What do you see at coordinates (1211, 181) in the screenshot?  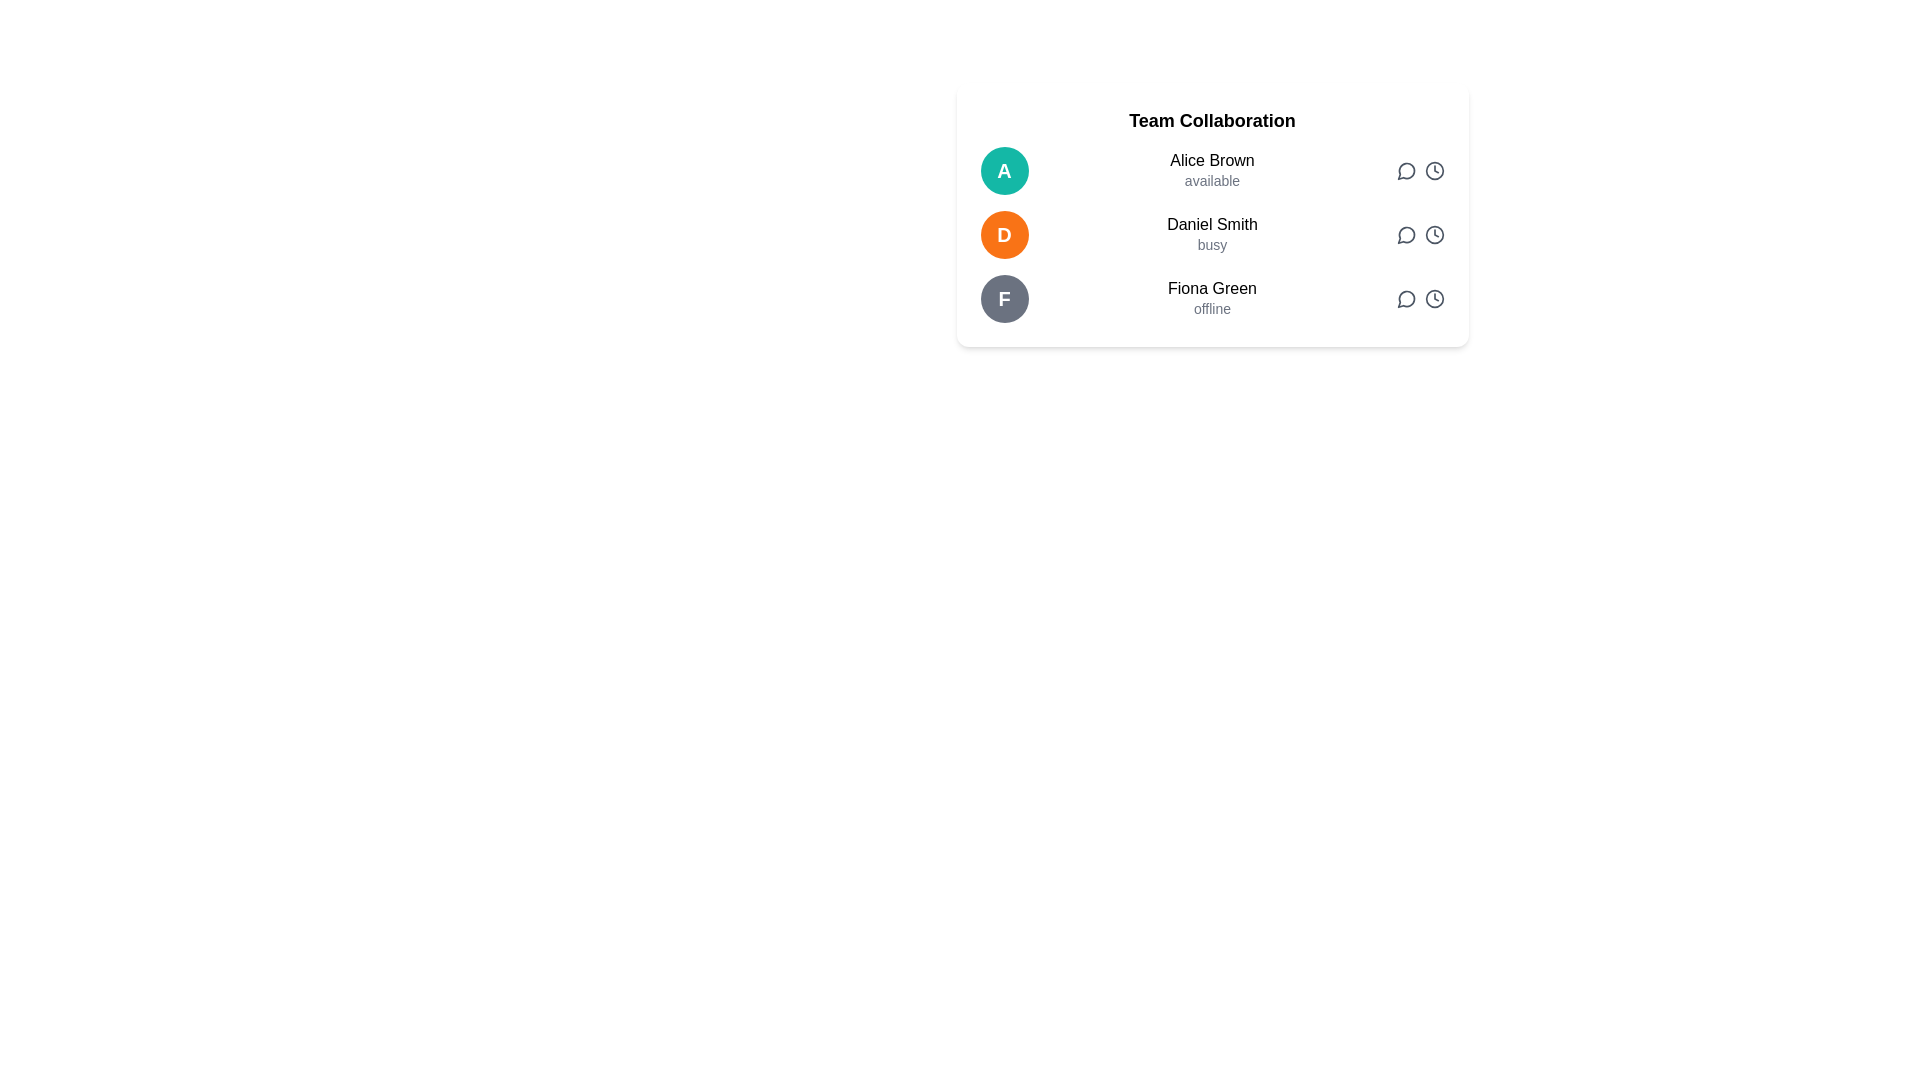 I see `the availability status text label indicating the status of 'Alice Brown', positioned beneath her name and aligned with her avatar and action icons` at bounding box center [1211, 181].